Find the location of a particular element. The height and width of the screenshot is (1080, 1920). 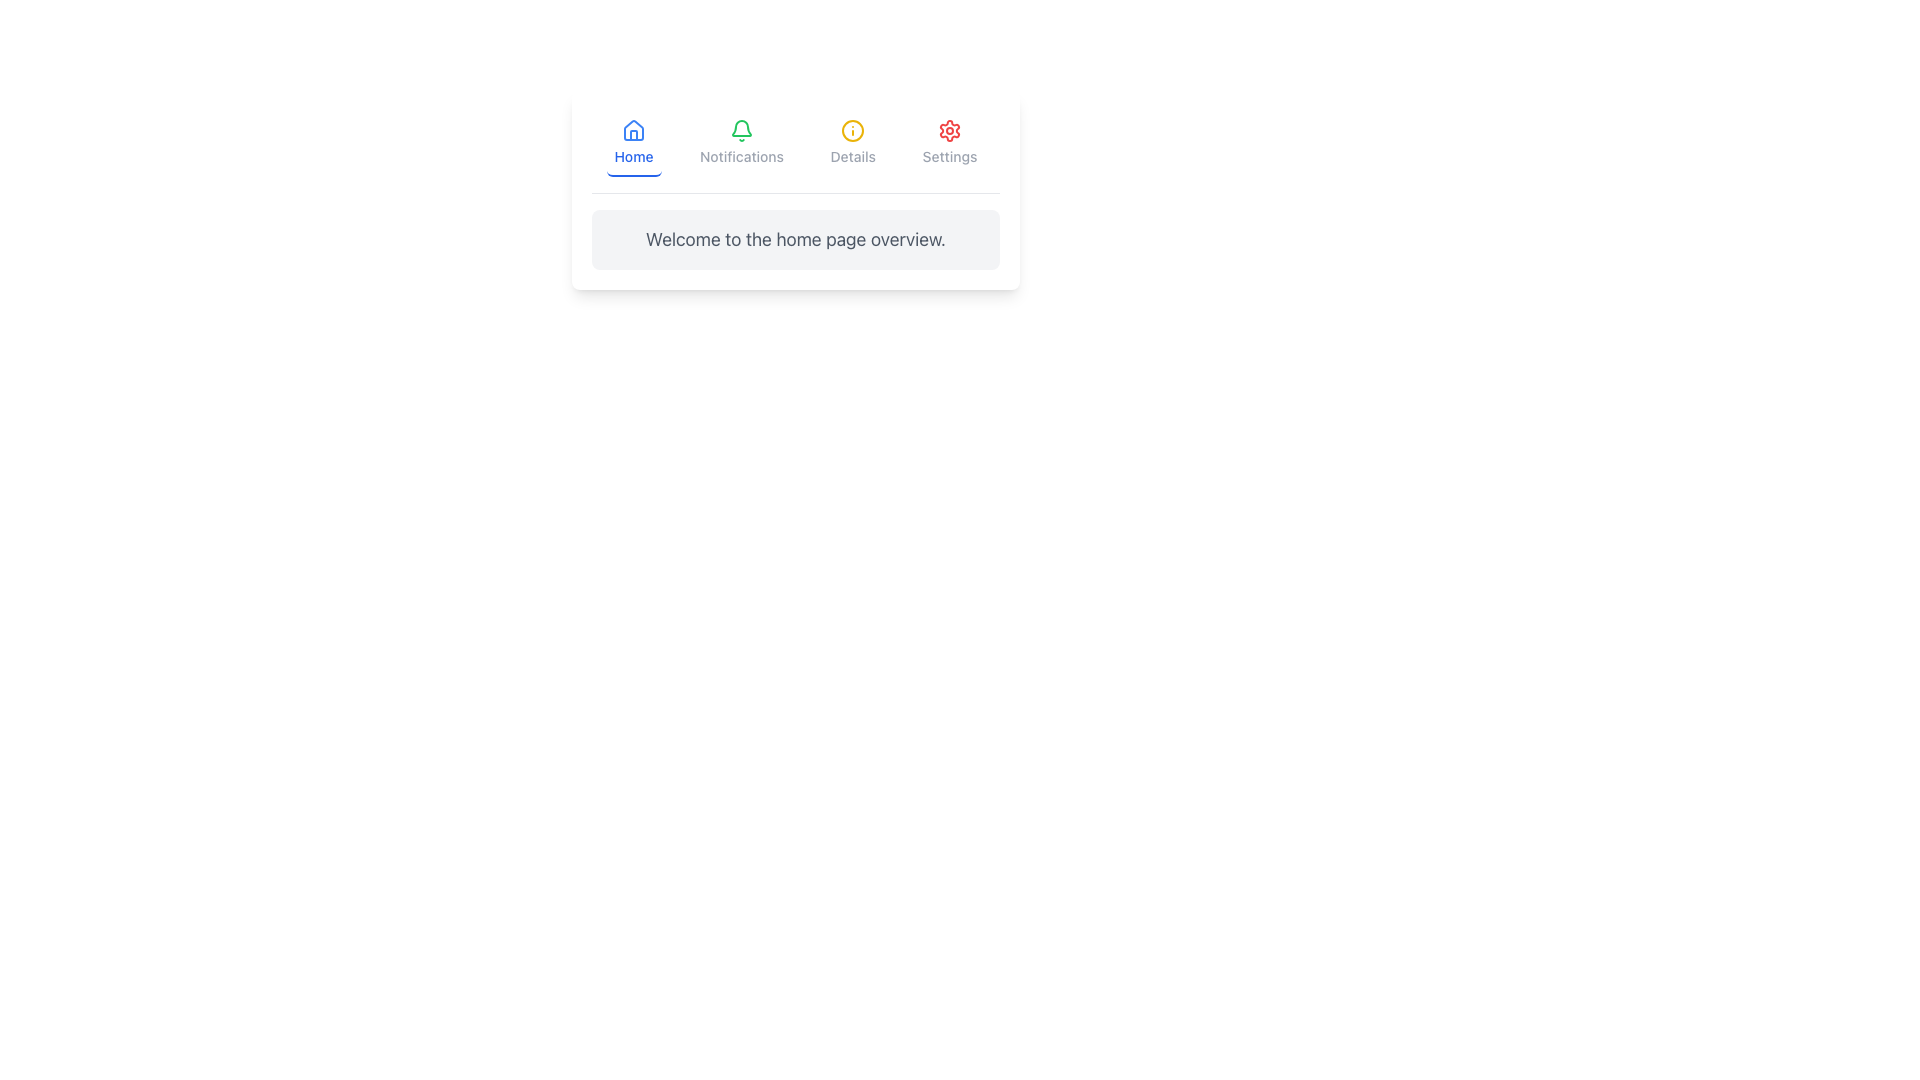

the stylized blue house icon in the top navigation bar is located at coordinates (632, 130).